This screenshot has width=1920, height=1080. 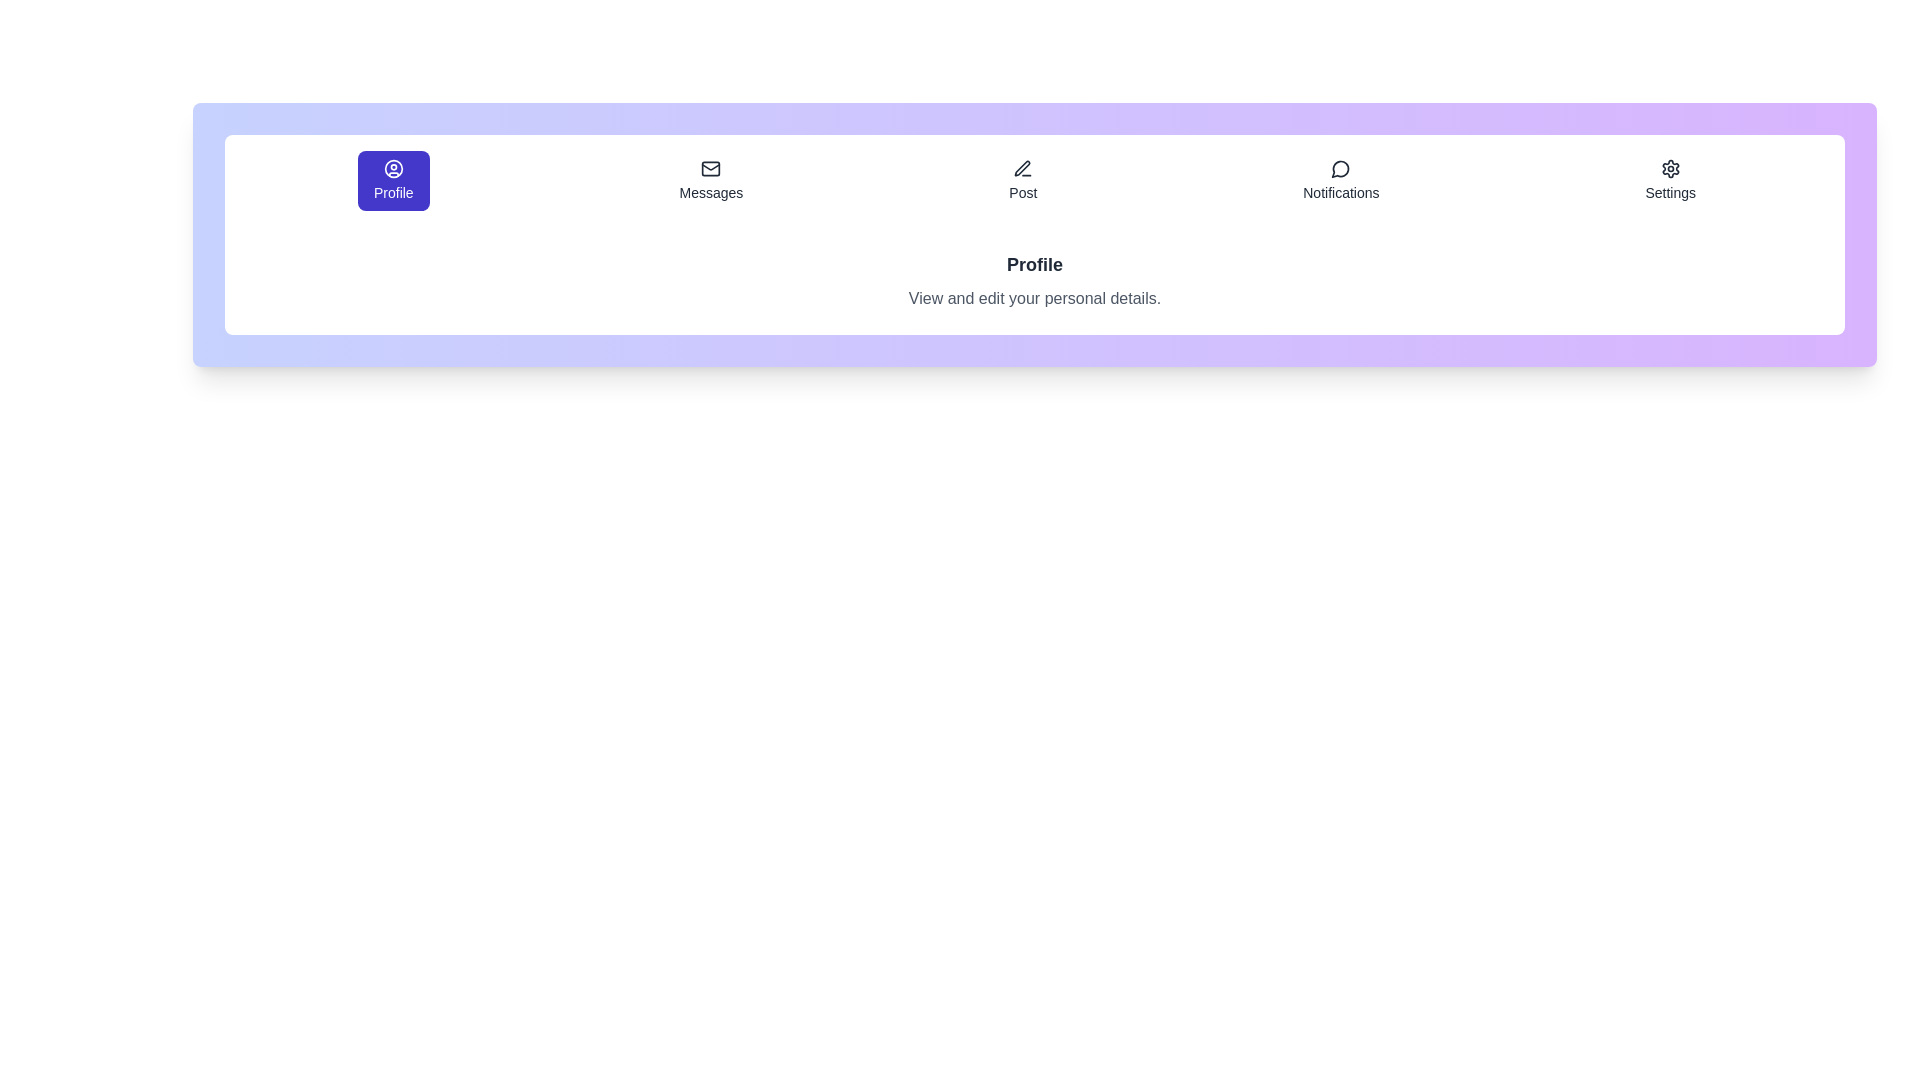 I want to click on the tab labeled Notifications to preview its interaction effect, so click(x=1341, y=181).